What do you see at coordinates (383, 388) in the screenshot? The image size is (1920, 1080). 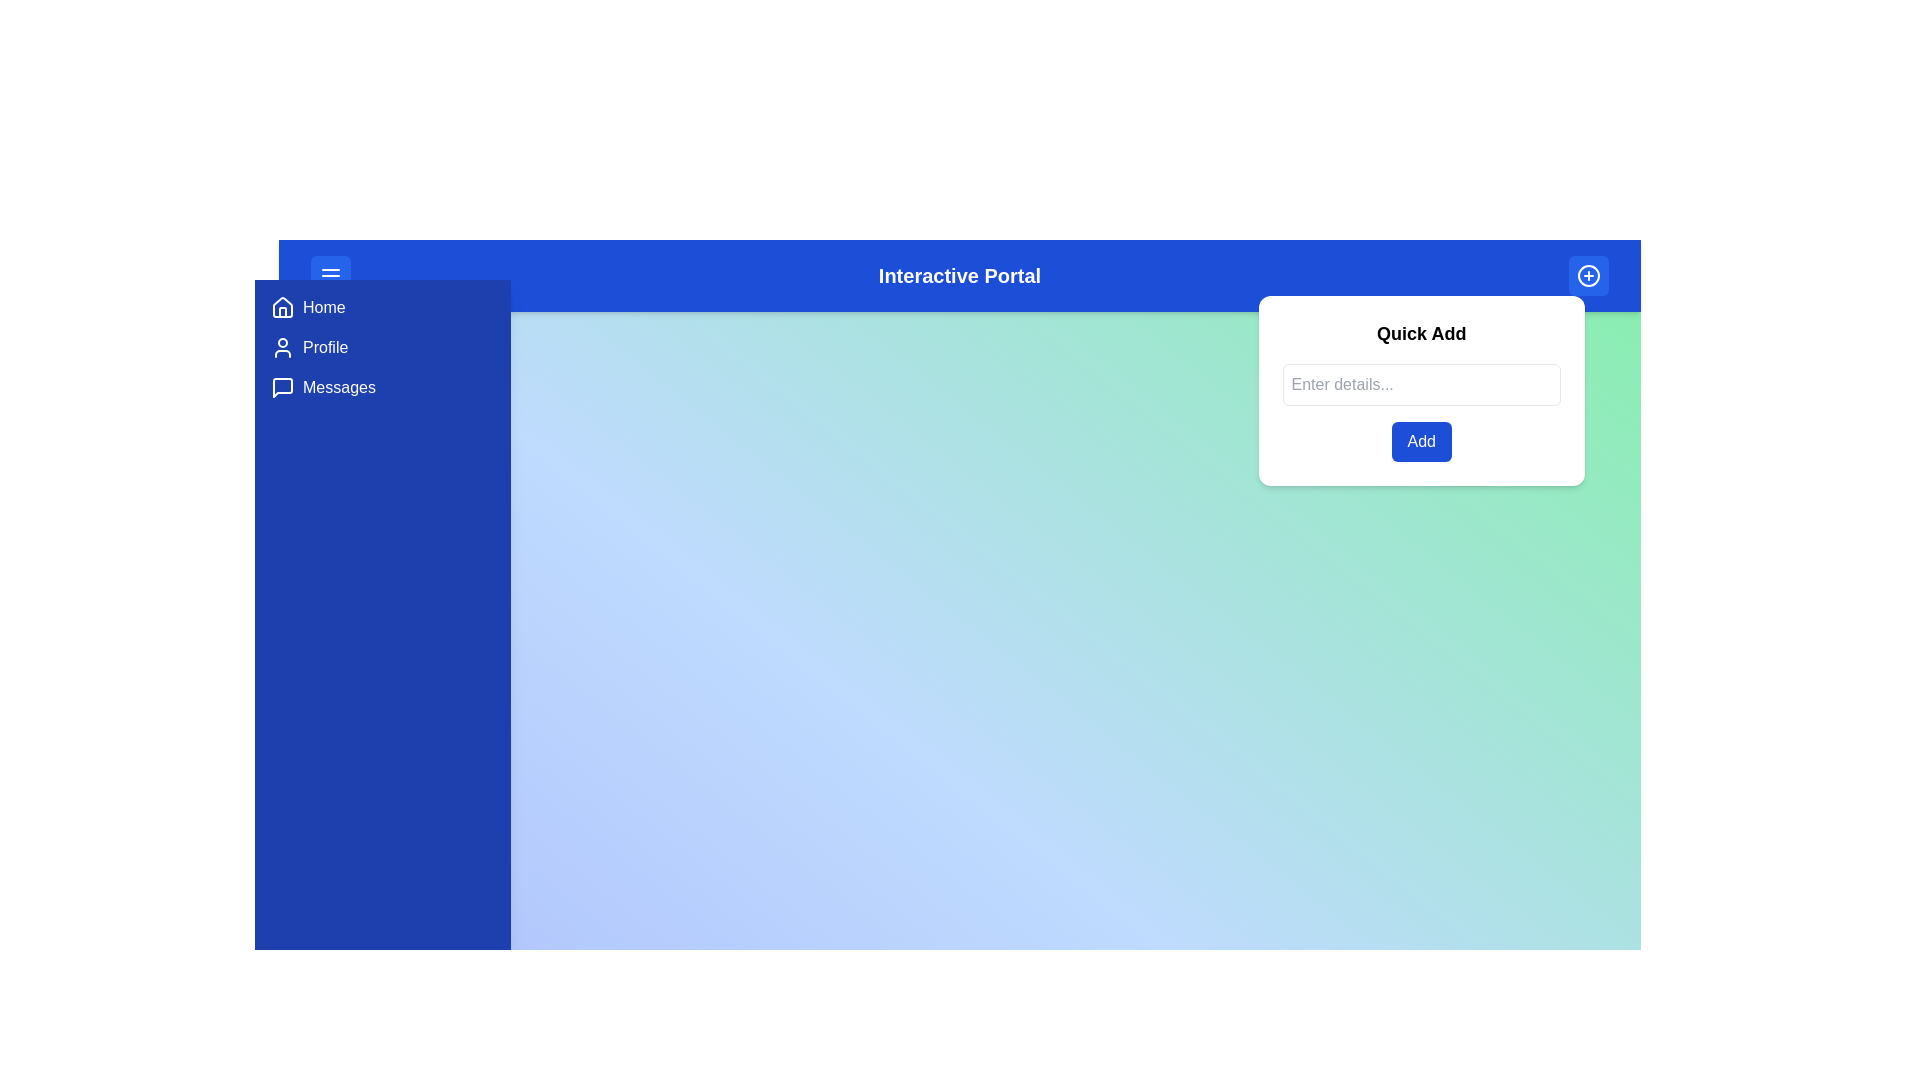 I see `the Messages item from the side navigation menu` at bounding box center [383, 388].